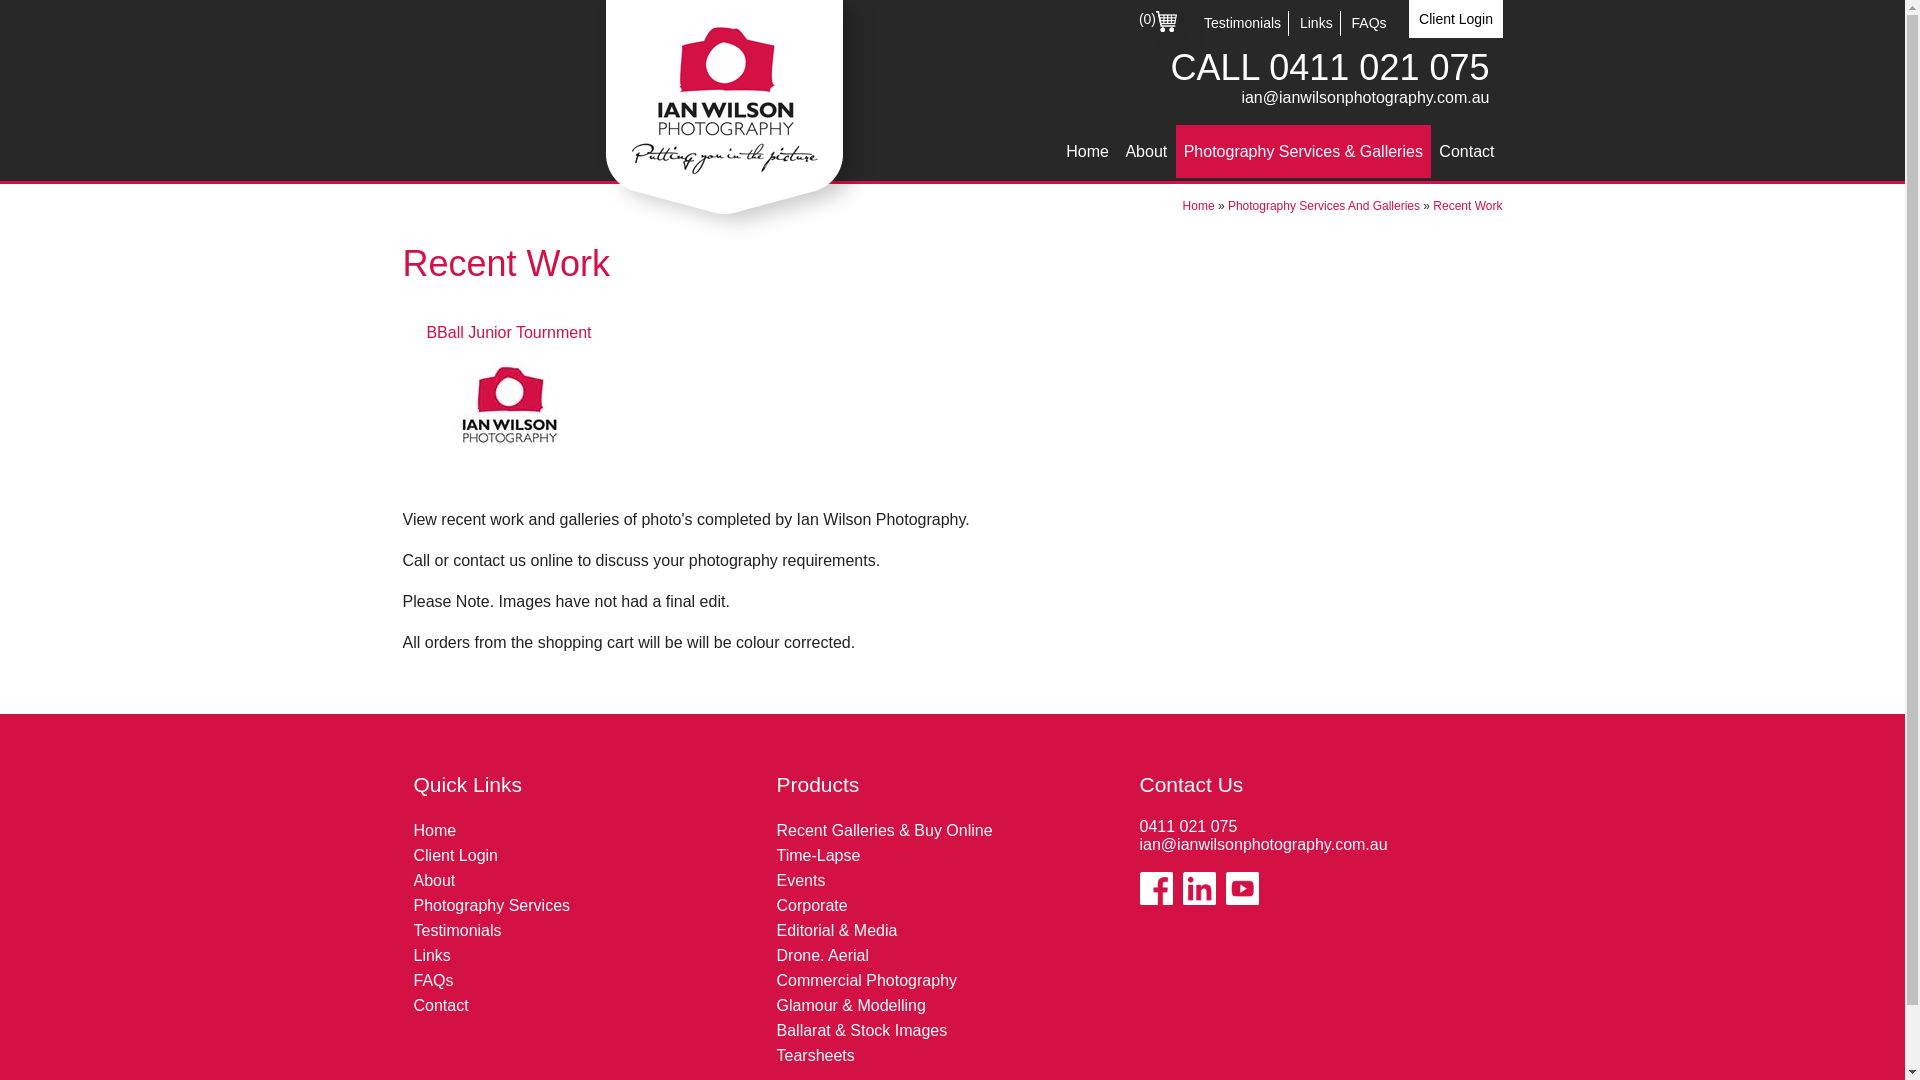  What do you see at coordinates (1455, 19) in the screenshot?
I see `'Client Login'` at bounding box center [1455, 19].